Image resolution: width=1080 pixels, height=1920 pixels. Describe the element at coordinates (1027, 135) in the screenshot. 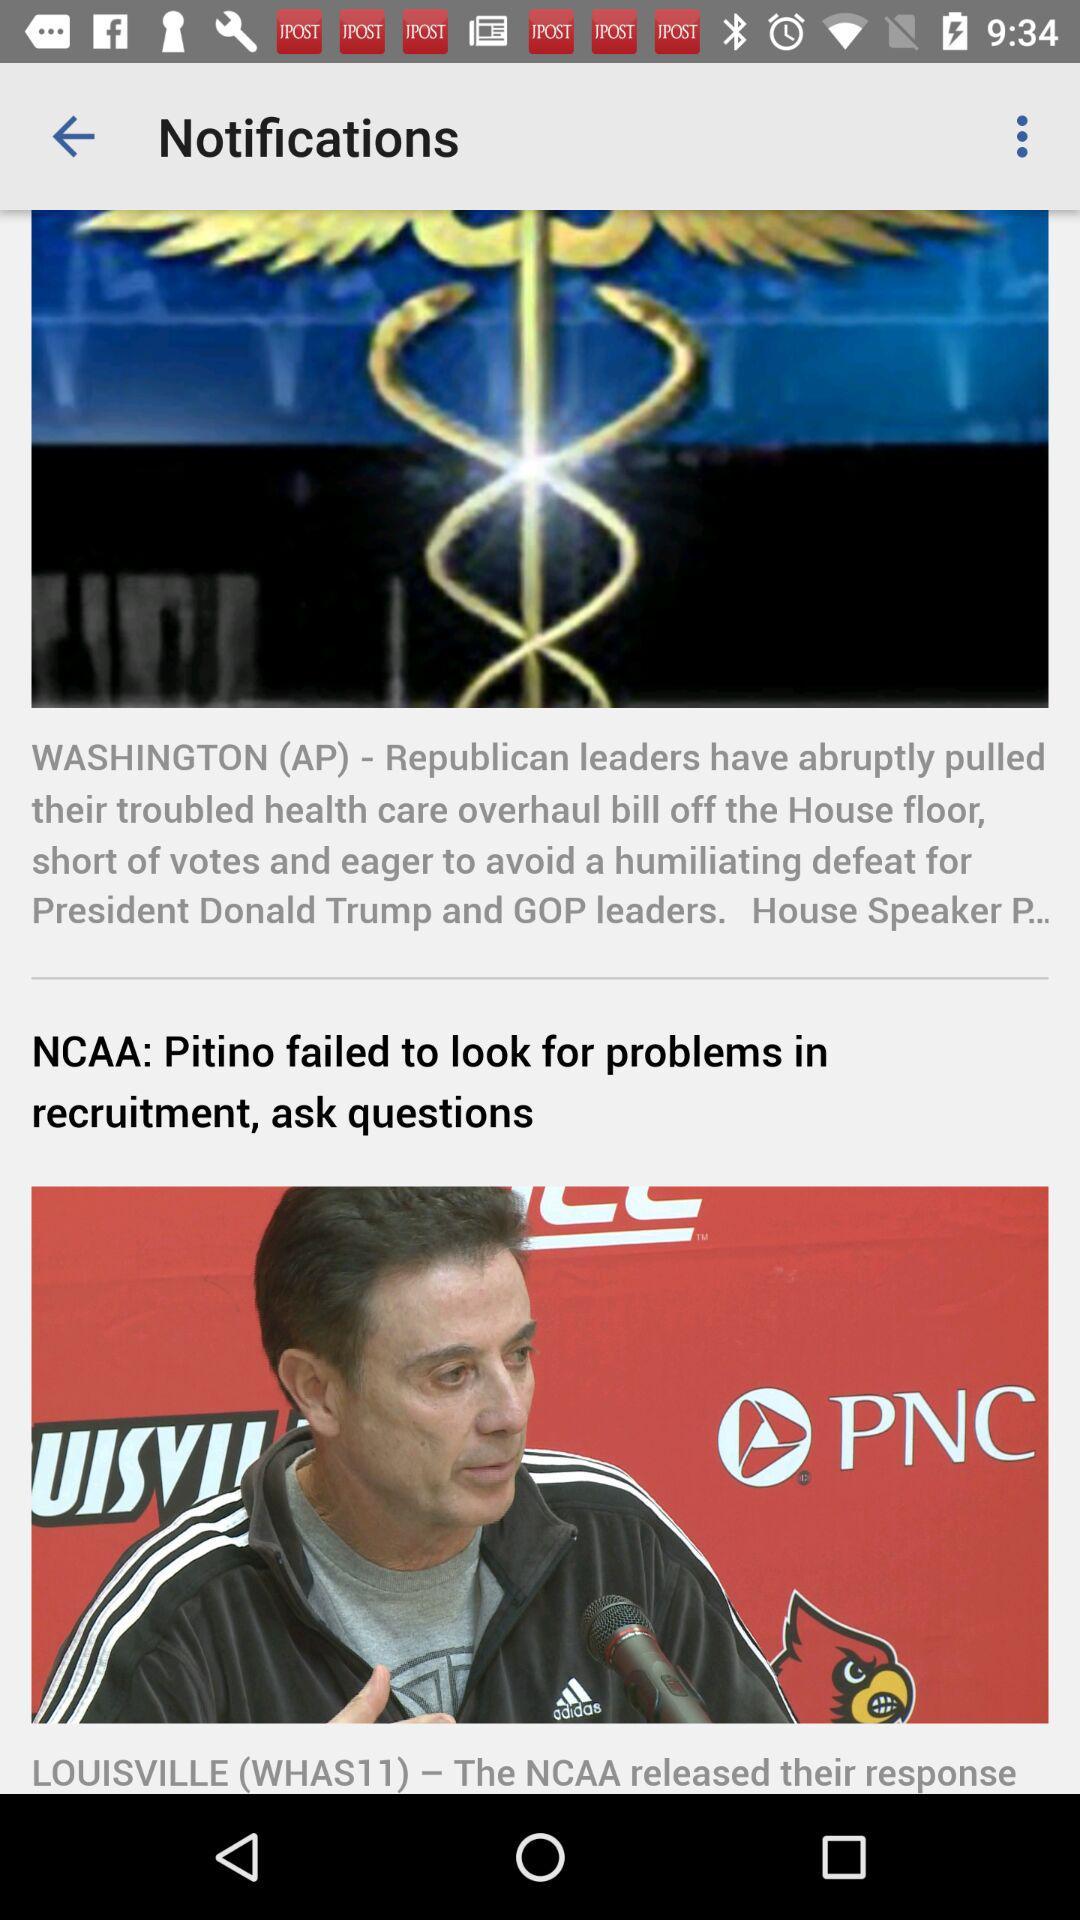

I see `the icon next to the notifications` at that location.